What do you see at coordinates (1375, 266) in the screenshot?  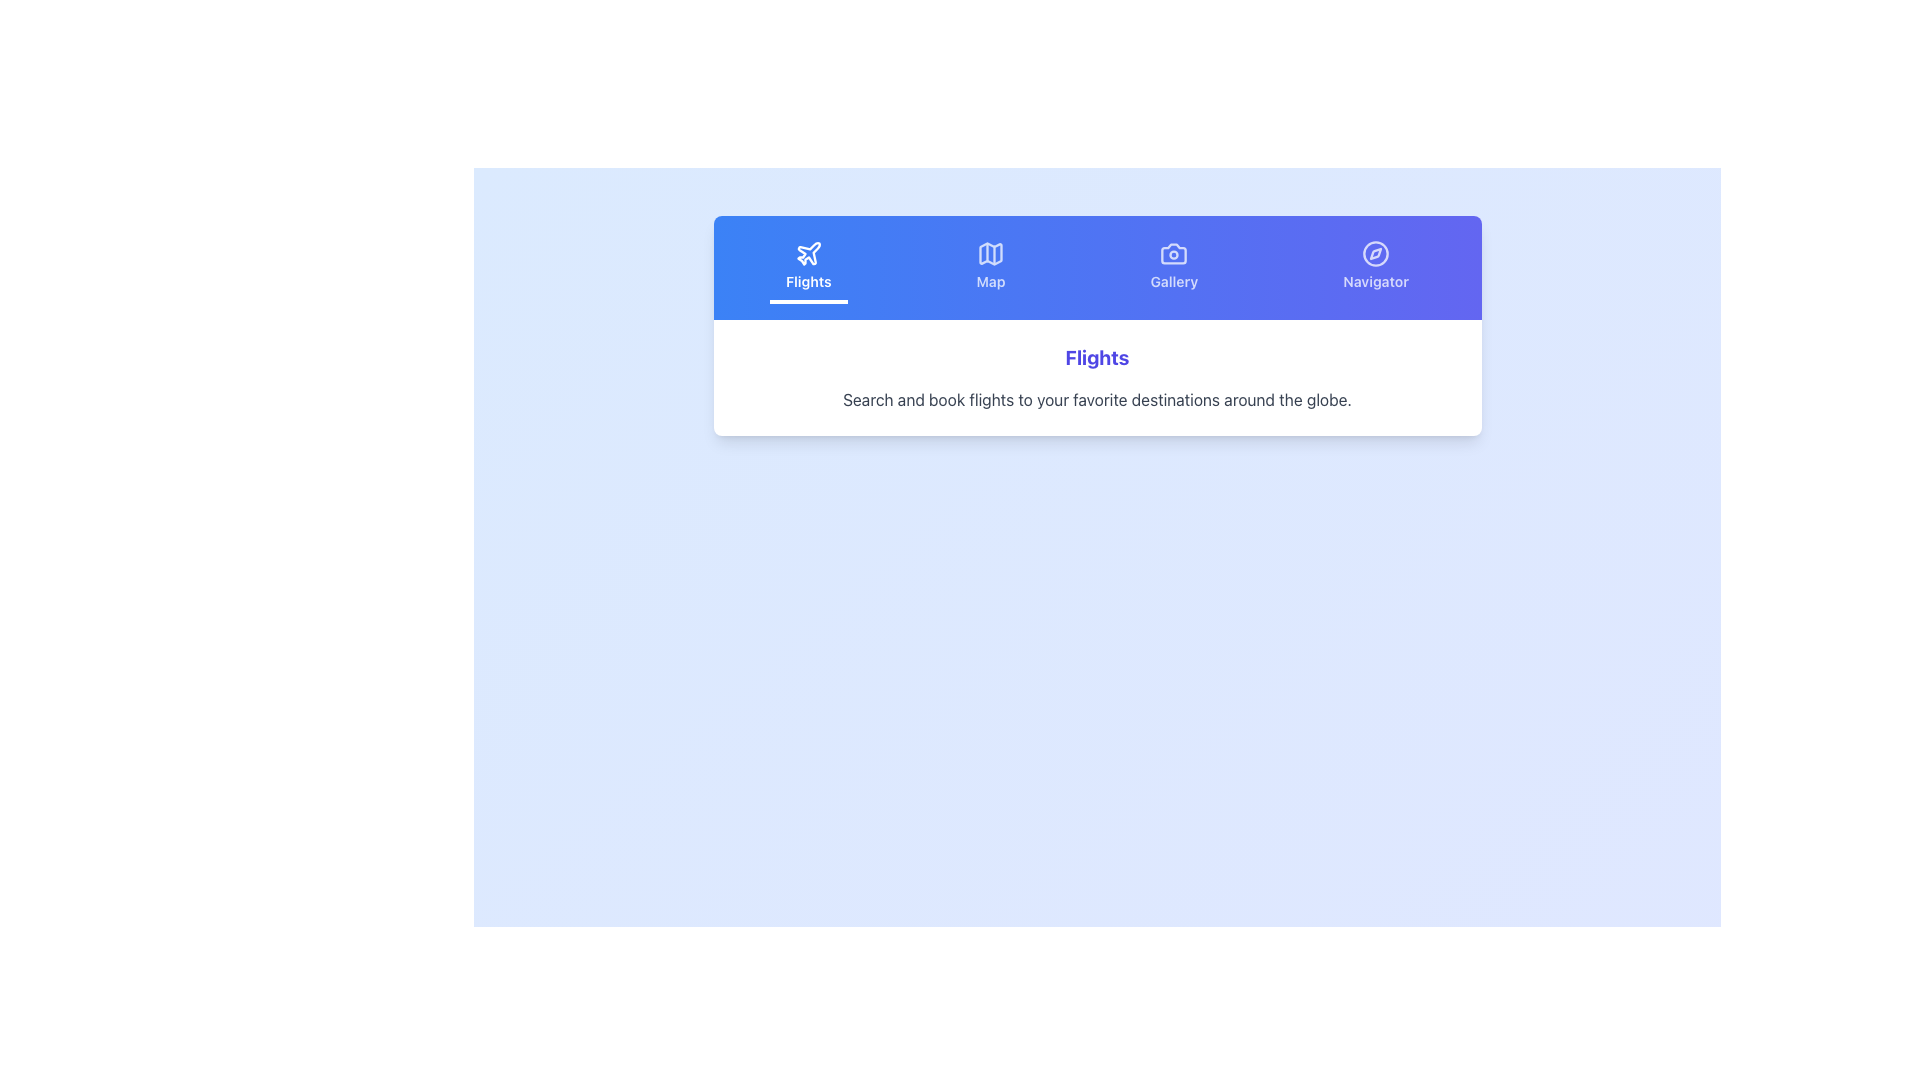 I see `the navigation button located at the far right of the horizontal navigation bar` at bounding box center [1375, 266].